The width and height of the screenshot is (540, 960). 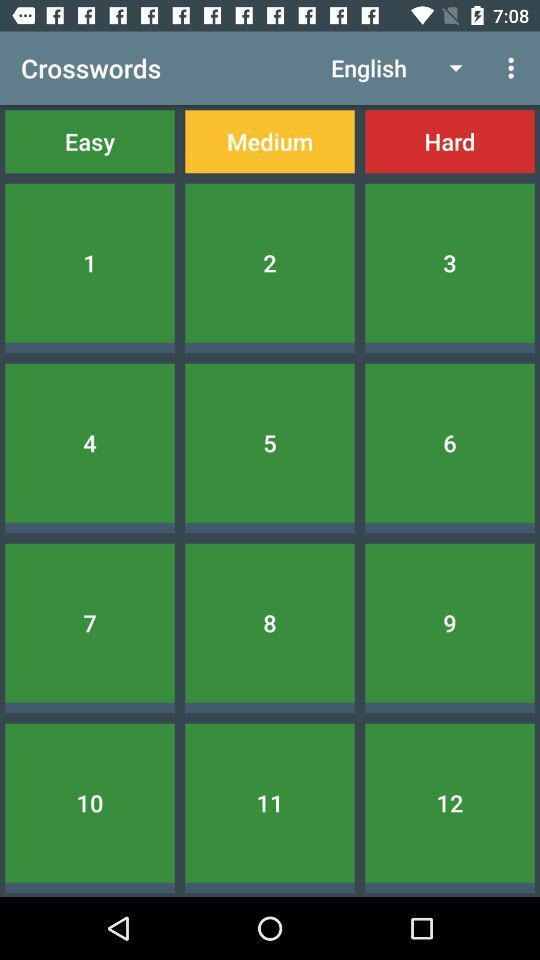 What do you see at coordinates (270, 443) in the screenshot?
I see `5` at bounding box center [270, 443].